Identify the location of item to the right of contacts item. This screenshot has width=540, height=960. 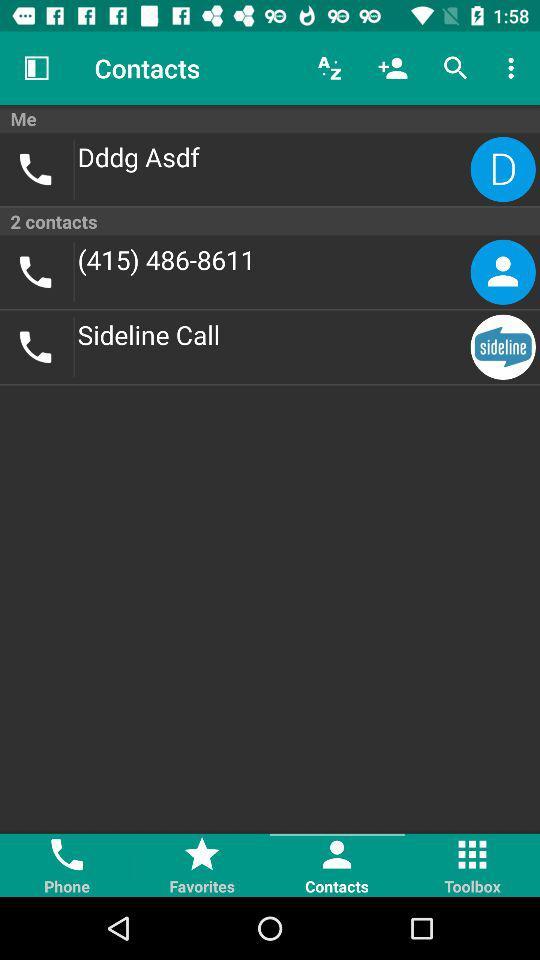
(329, 68).